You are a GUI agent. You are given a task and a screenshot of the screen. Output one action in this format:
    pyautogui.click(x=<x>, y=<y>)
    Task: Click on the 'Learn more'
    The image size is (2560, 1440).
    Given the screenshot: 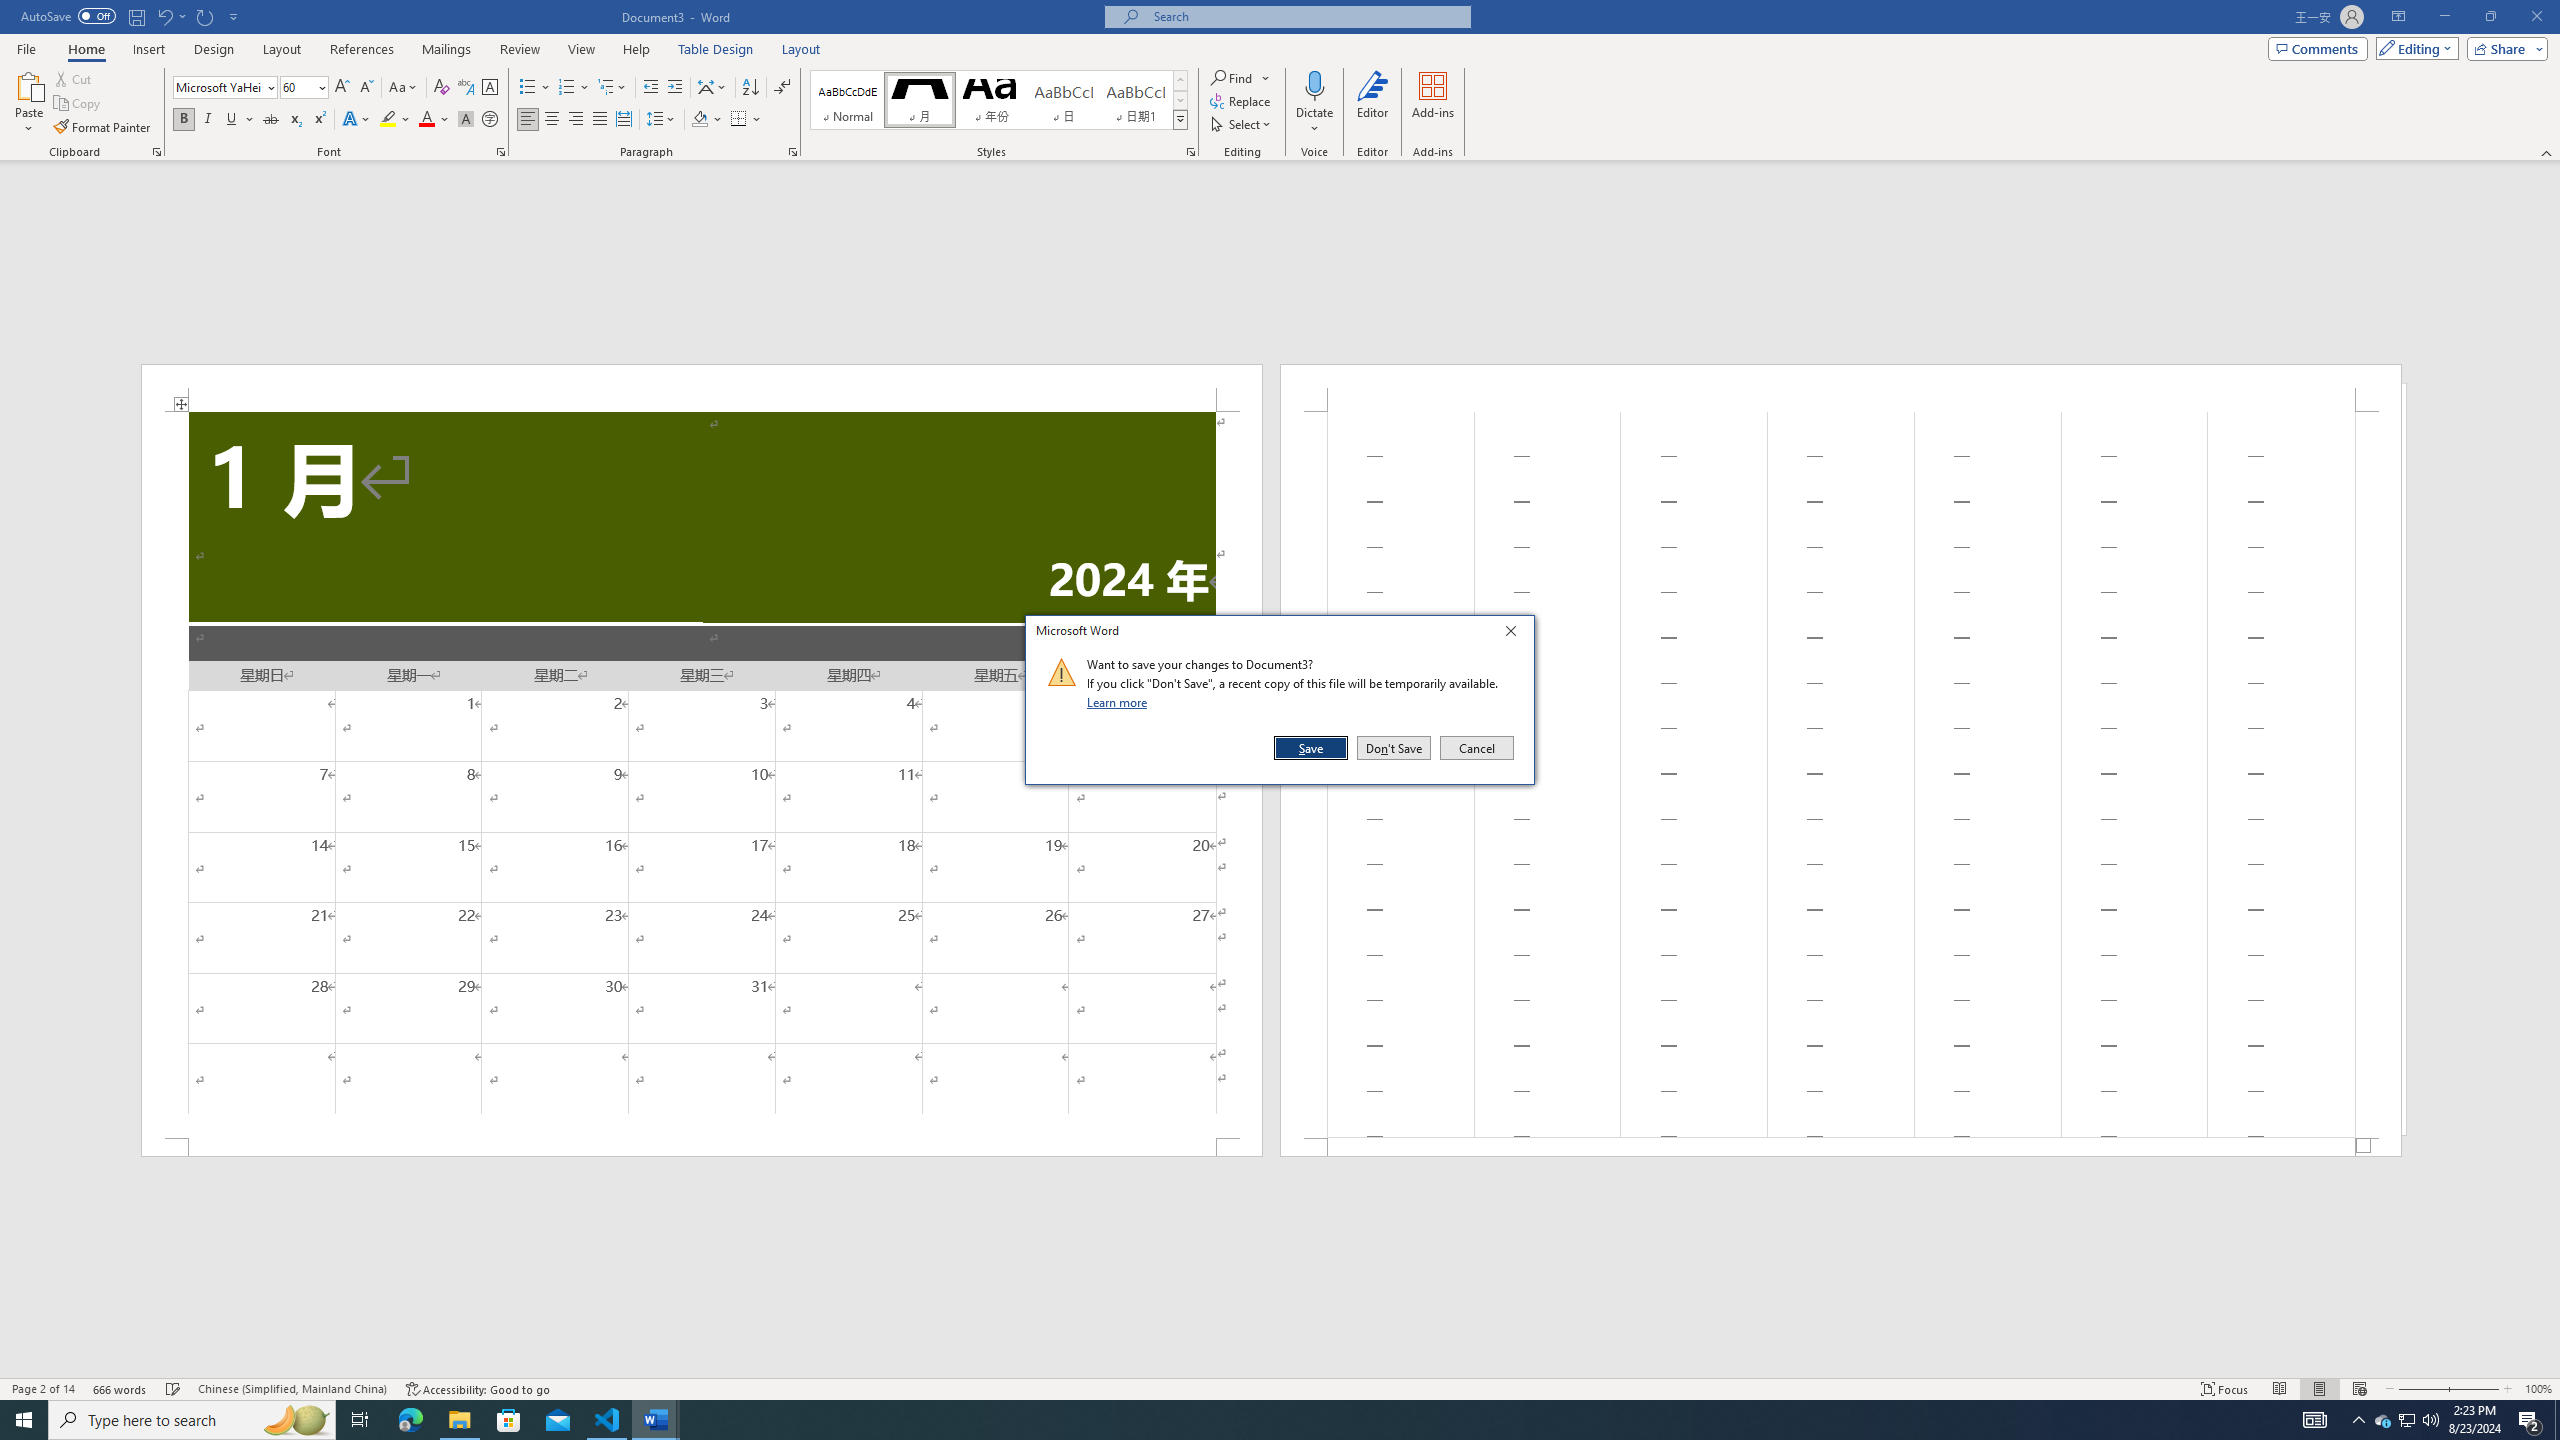 What is the action you would take?
    pyautogui.click(x=1120, y=701)
    